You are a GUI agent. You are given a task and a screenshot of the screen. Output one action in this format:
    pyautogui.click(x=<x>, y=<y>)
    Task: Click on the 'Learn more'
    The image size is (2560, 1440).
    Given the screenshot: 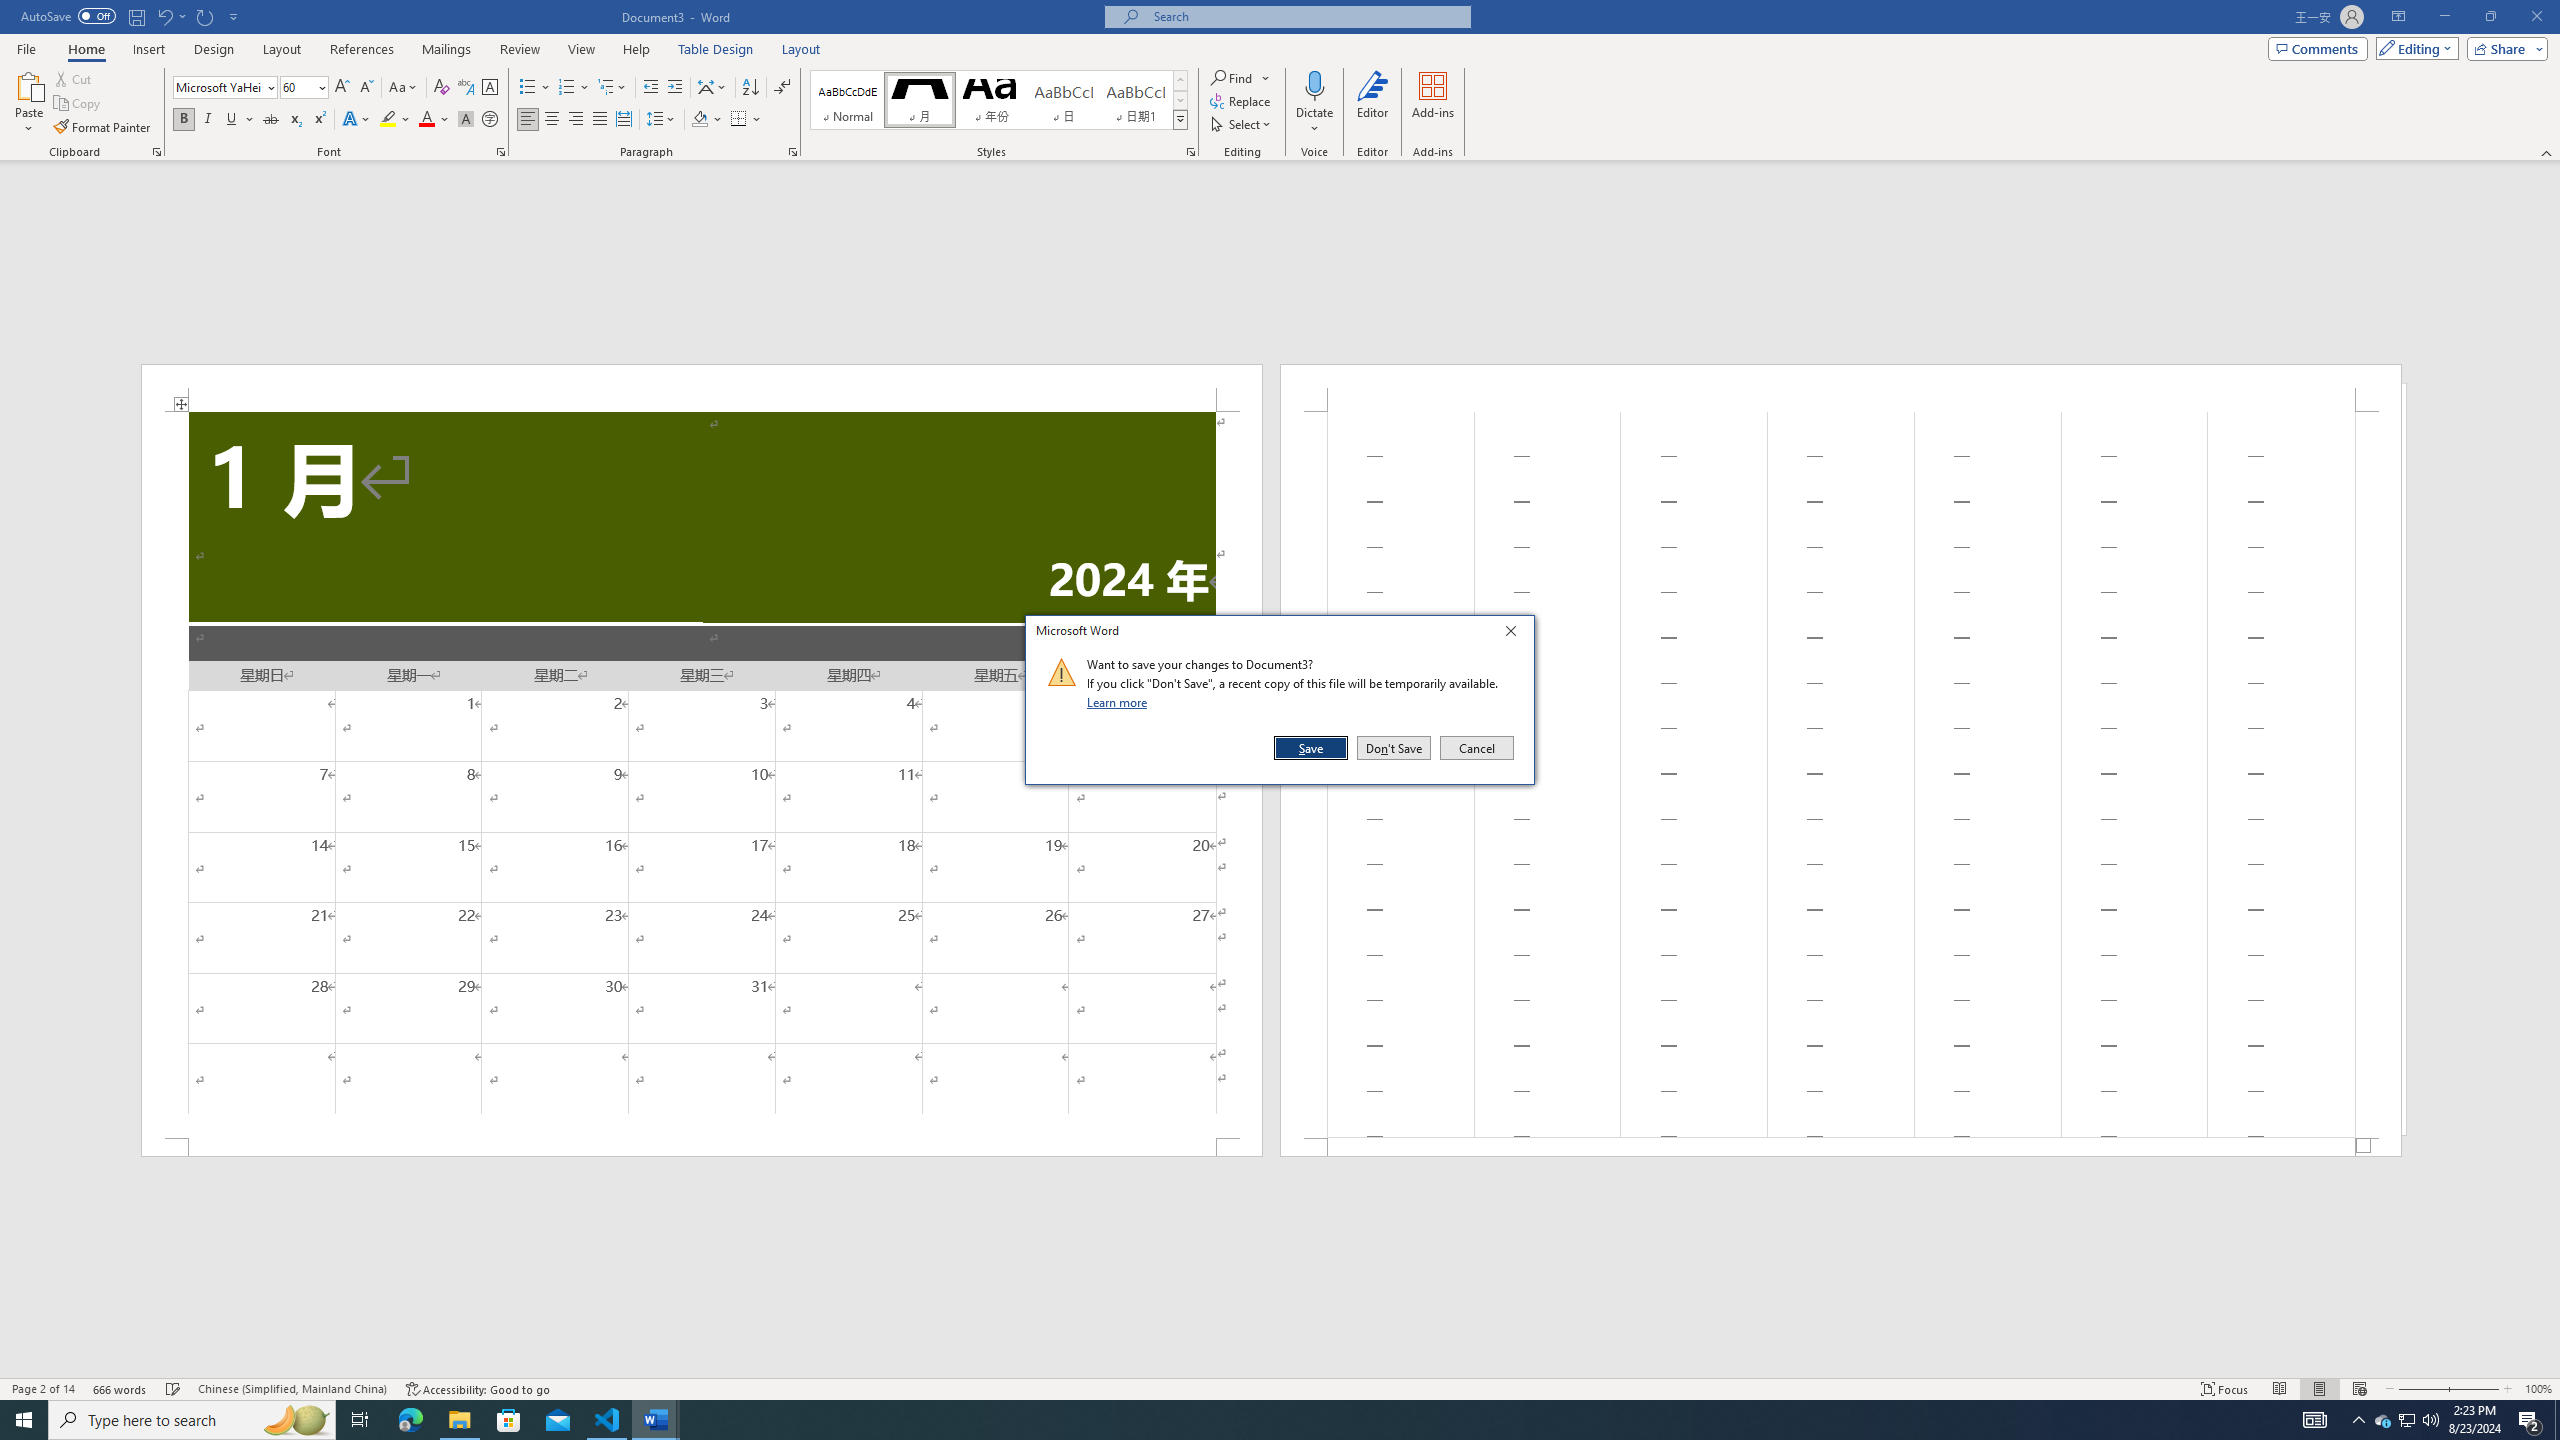 What is the action you would take?
    pyautogui.click(x=1120, y=701)
    